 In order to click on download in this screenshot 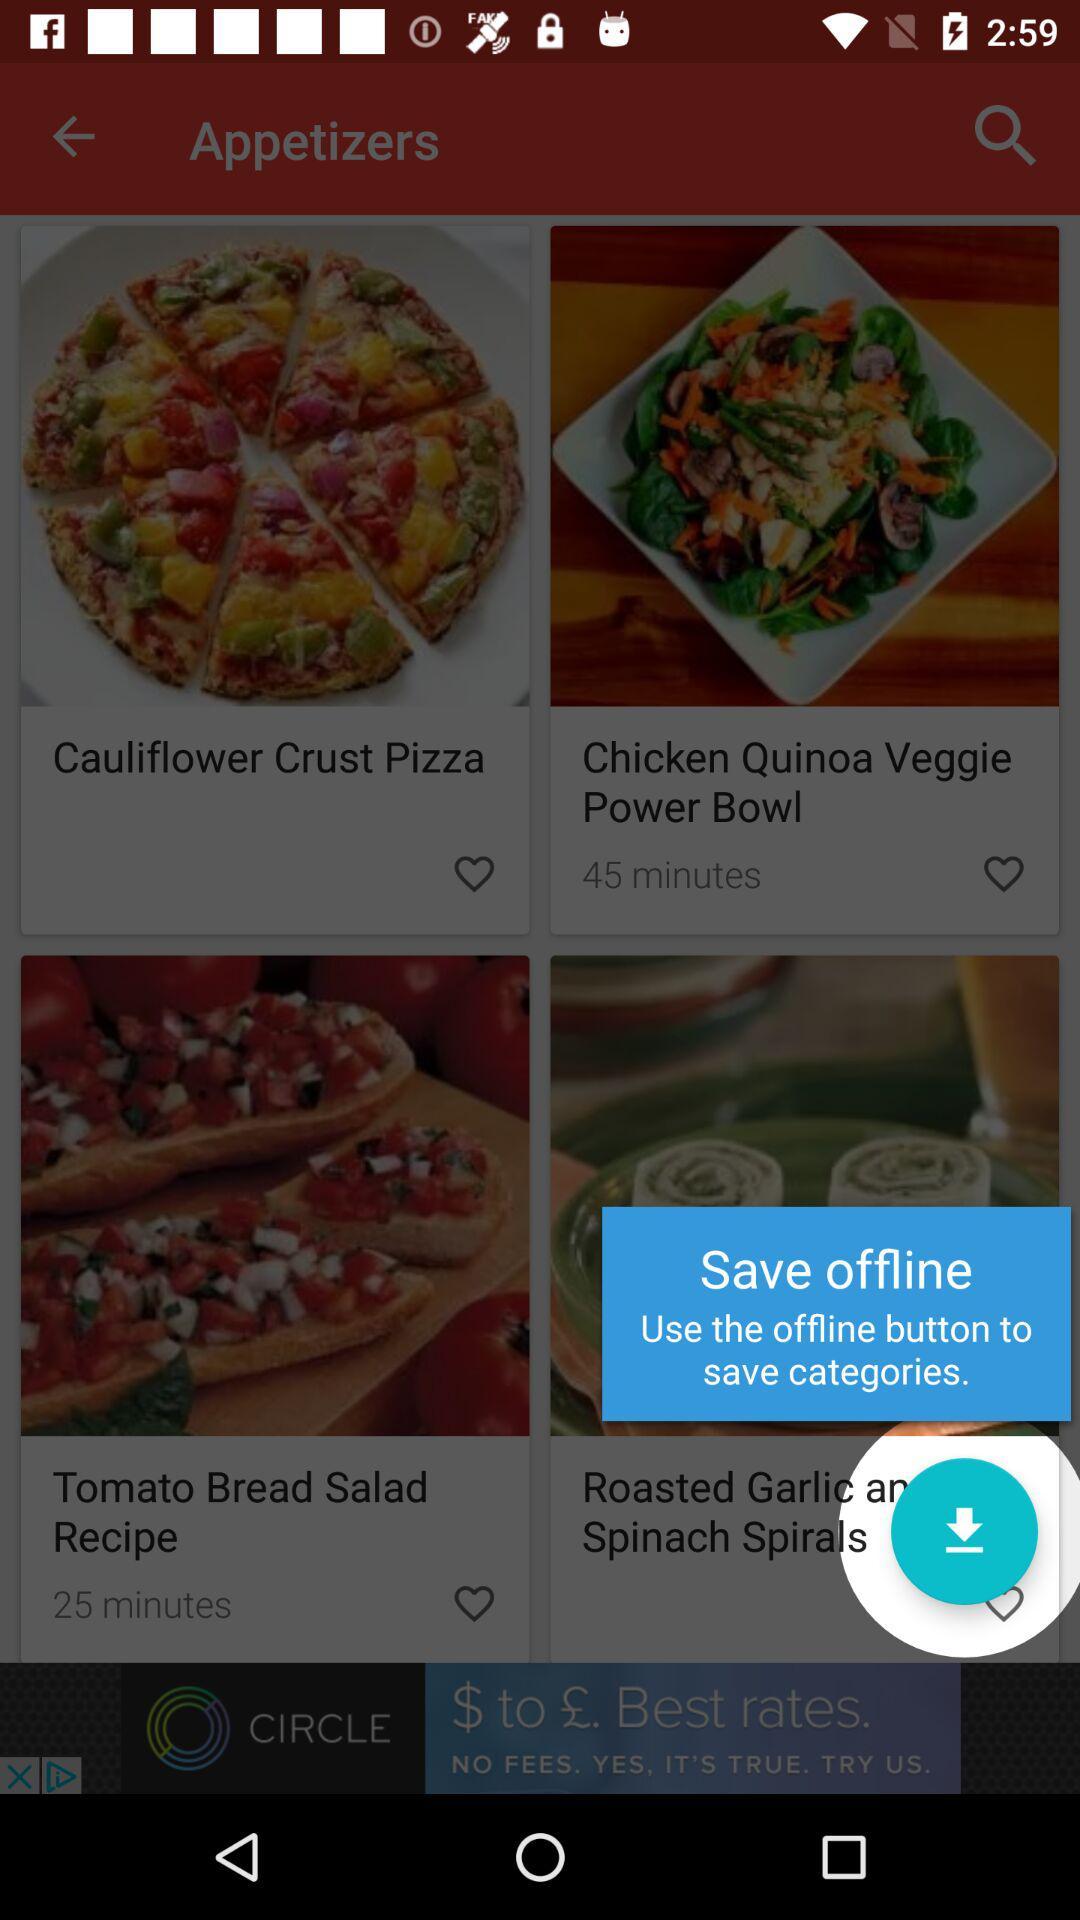, I will do `click(963, 1530)`.